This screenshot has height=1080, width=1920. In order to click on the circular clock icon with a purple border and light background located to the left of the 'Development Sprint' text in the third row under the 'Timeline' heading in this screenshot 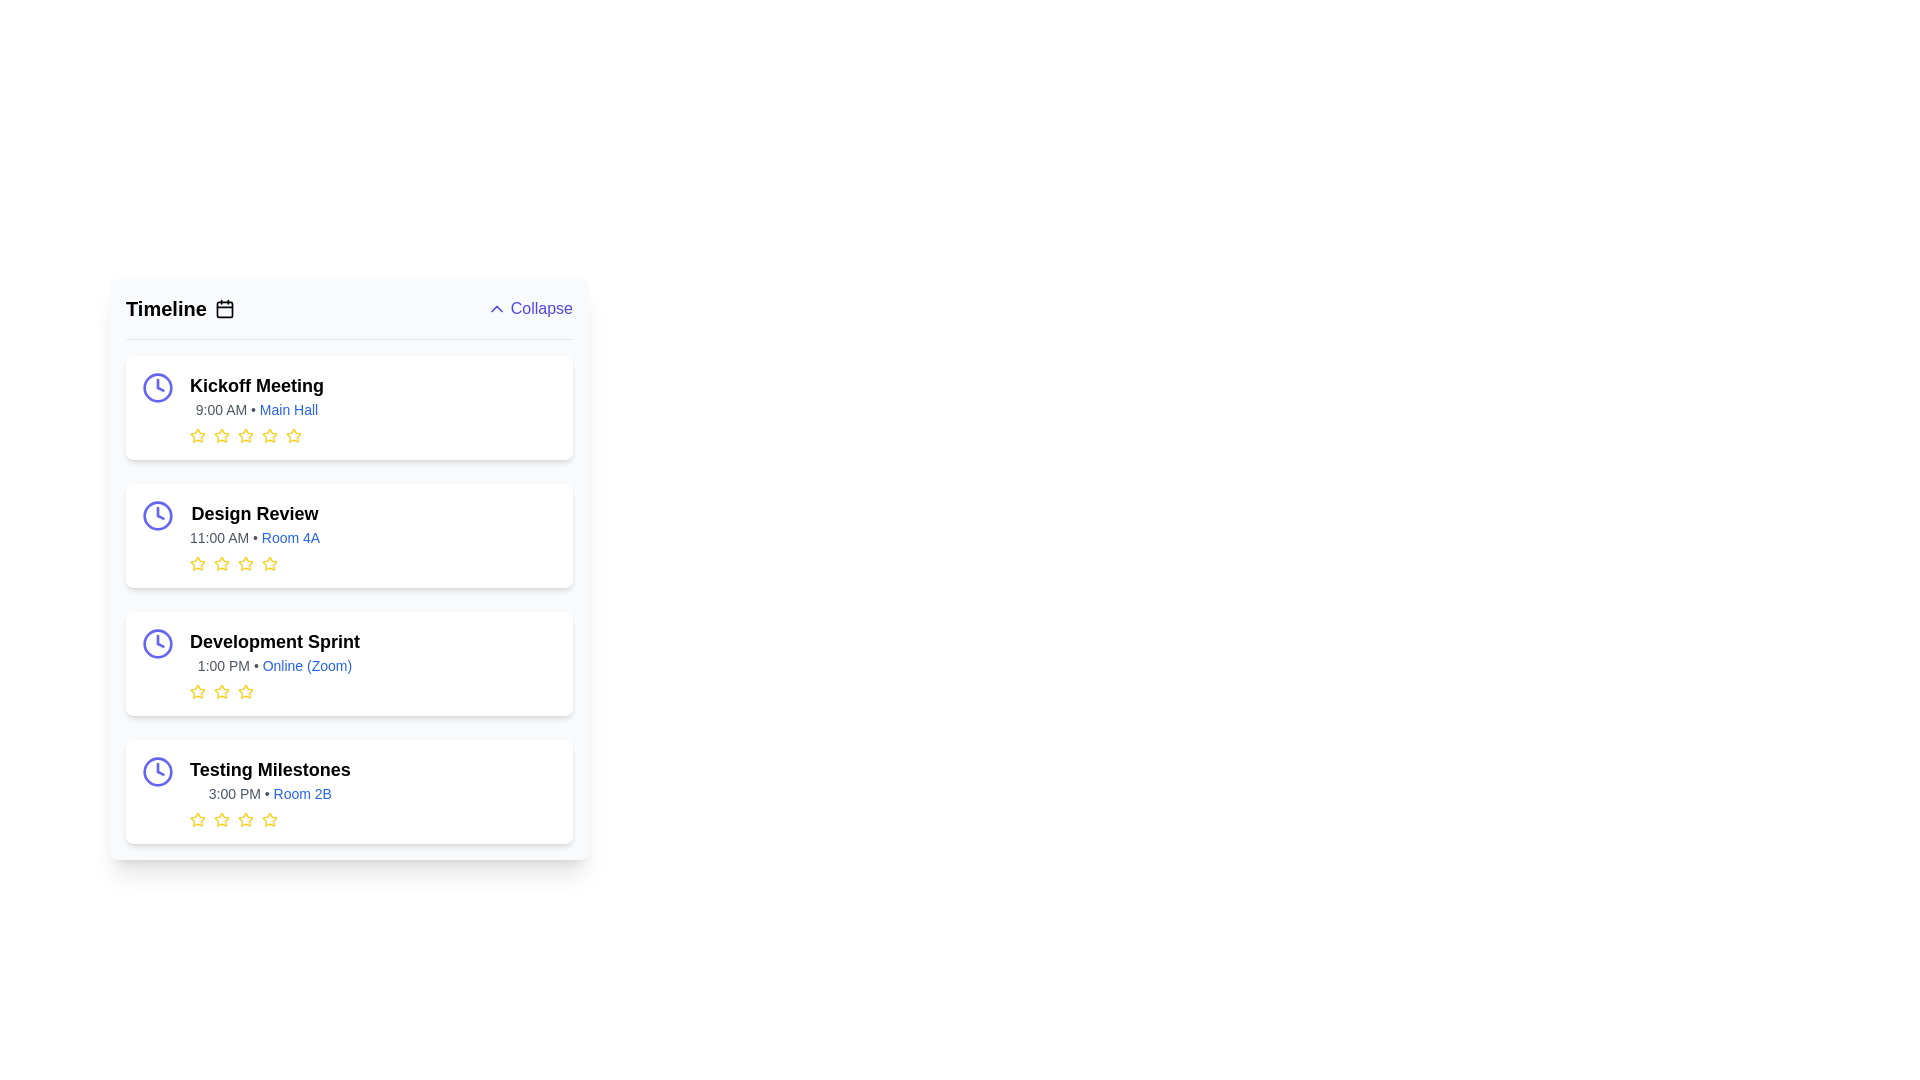, I will do `click(157, 644)`.